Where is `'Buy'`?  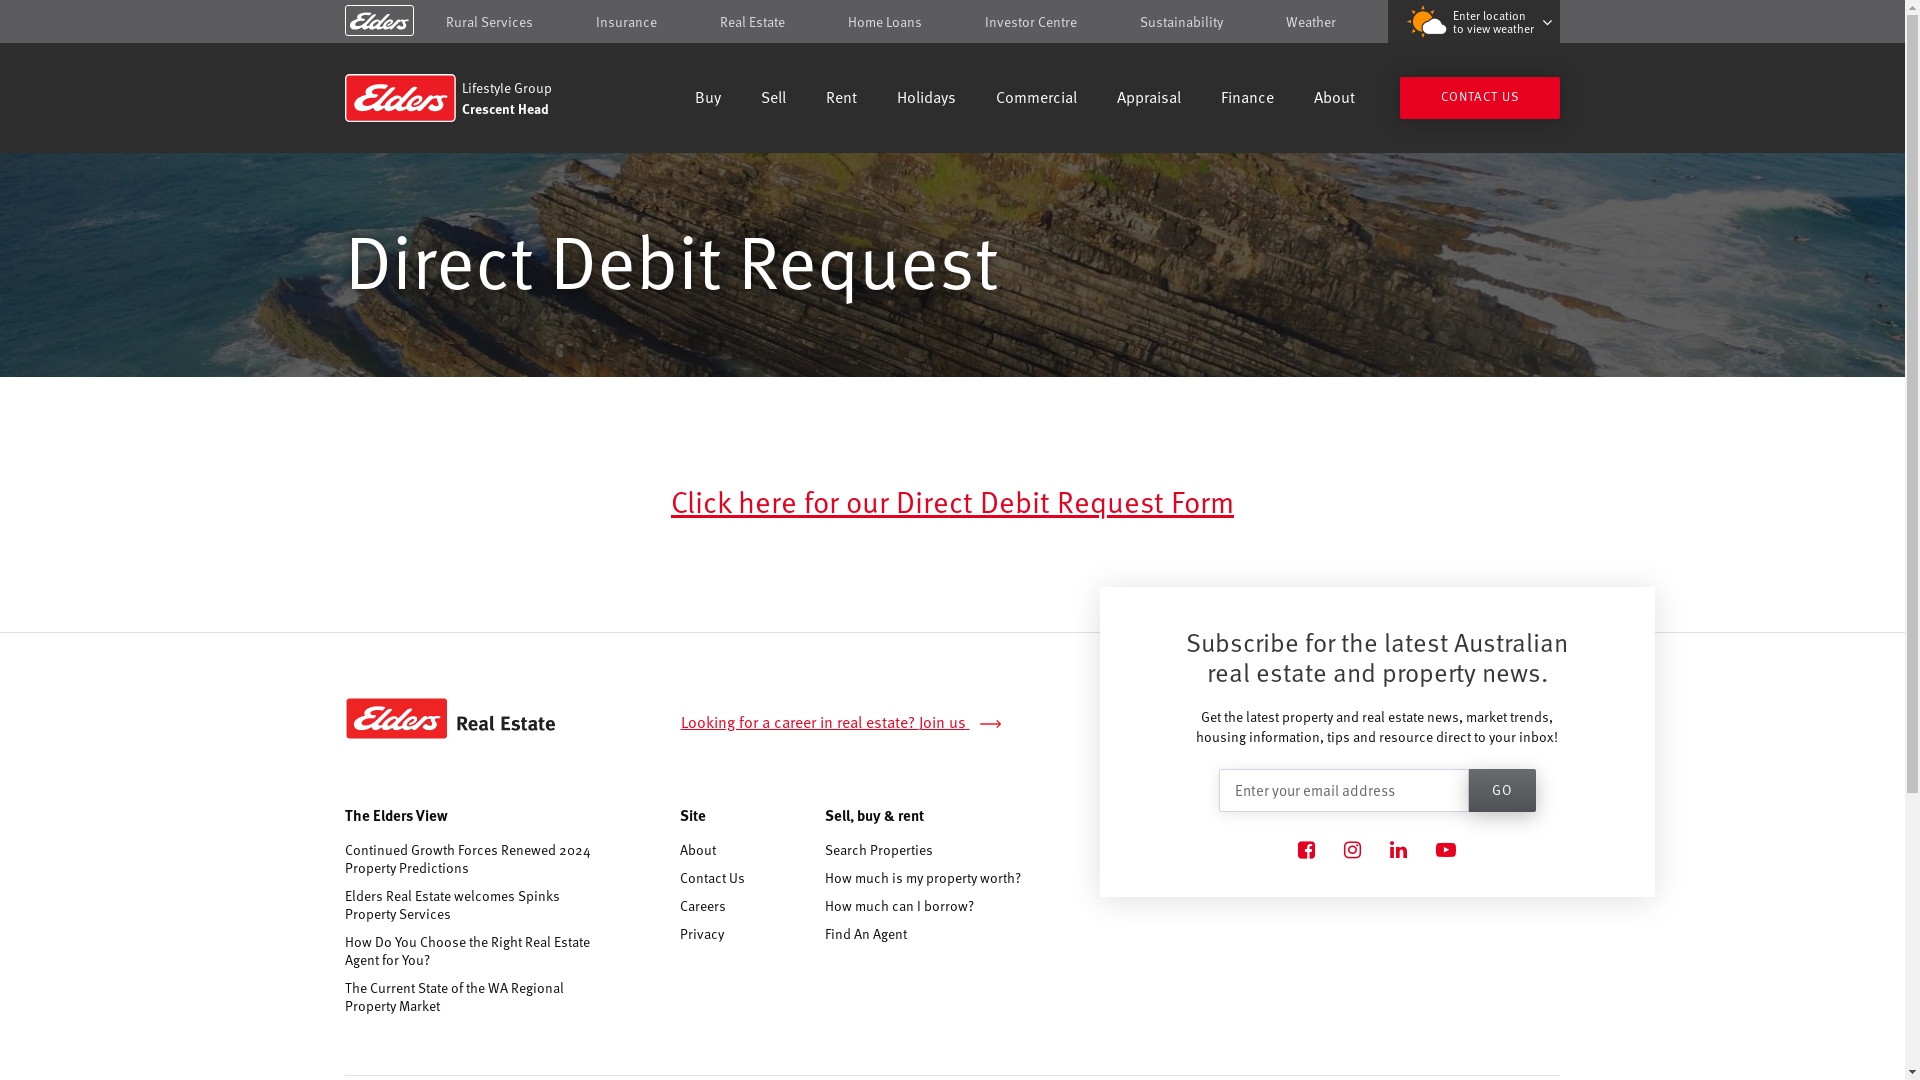
'Buy' is located at coordinates (708, 99).